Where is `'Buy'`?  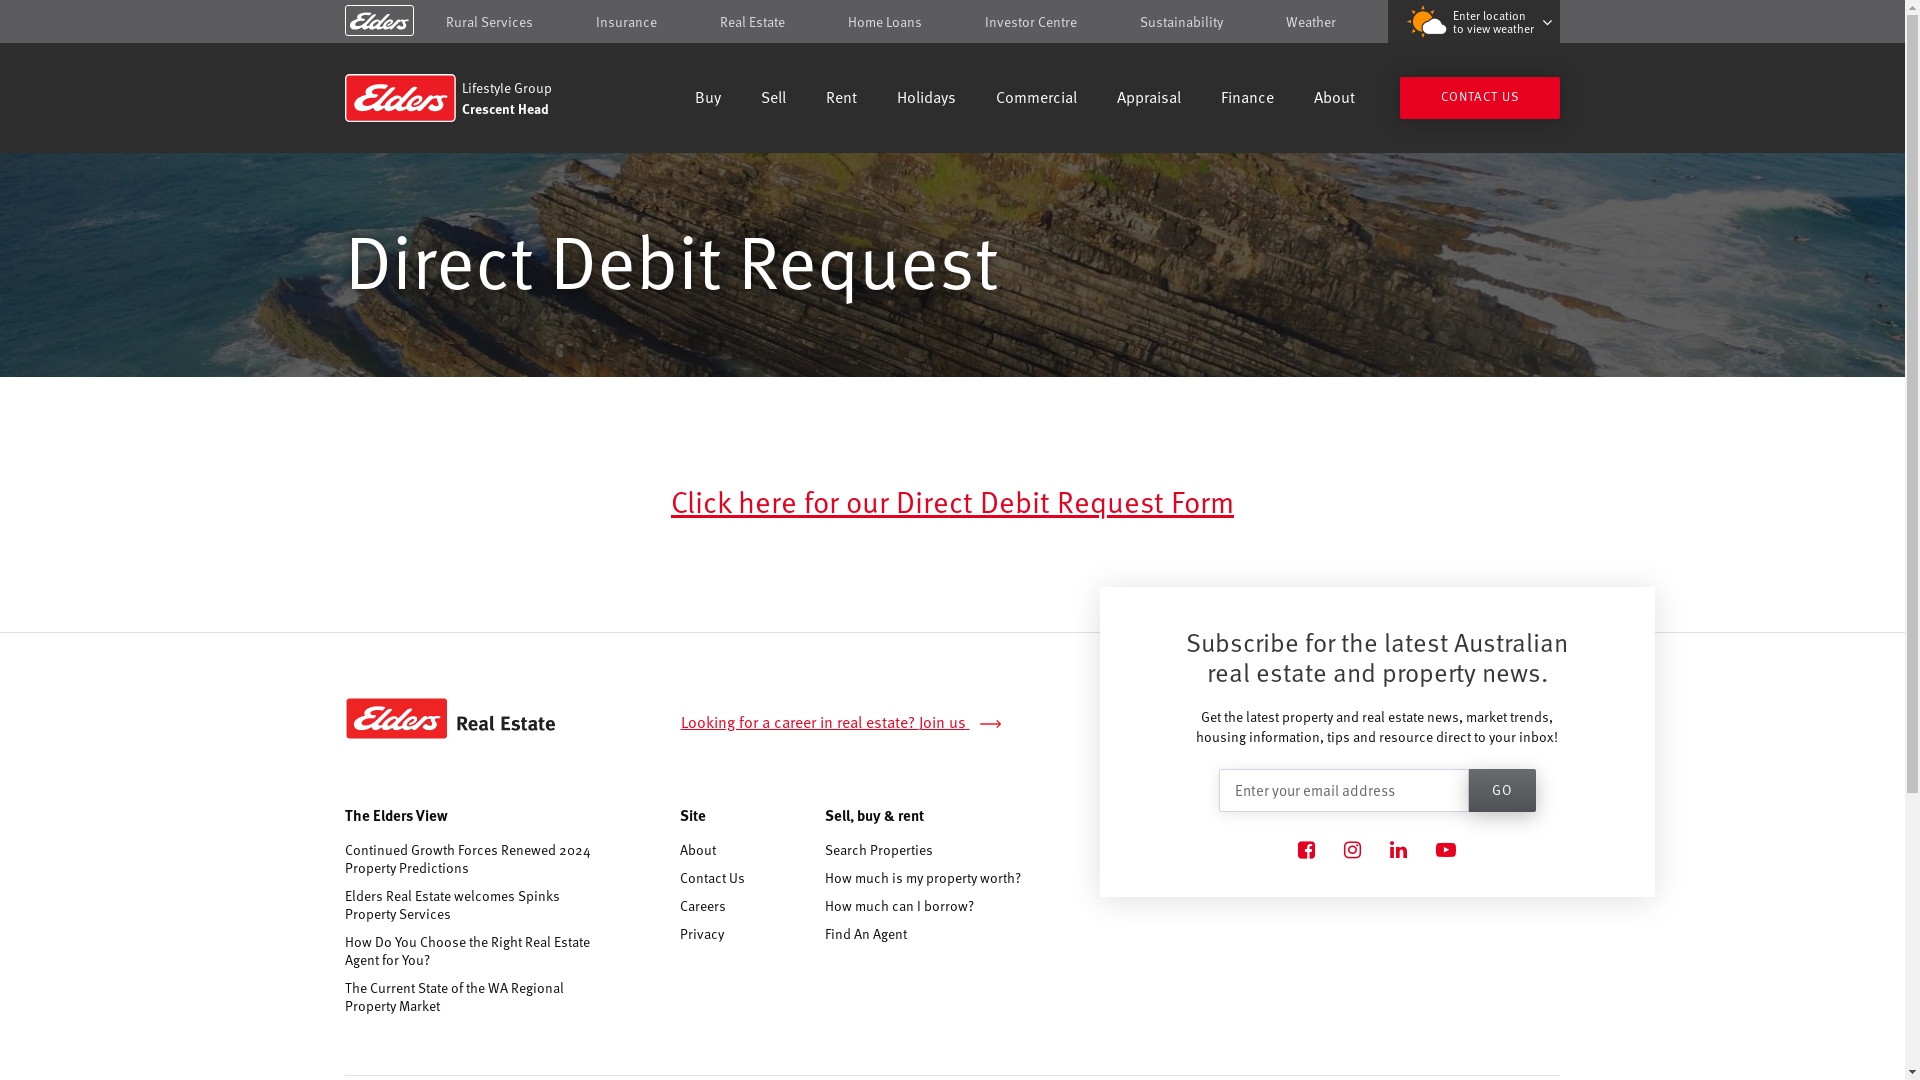
'Buy' is located at coordinates (708, 99).